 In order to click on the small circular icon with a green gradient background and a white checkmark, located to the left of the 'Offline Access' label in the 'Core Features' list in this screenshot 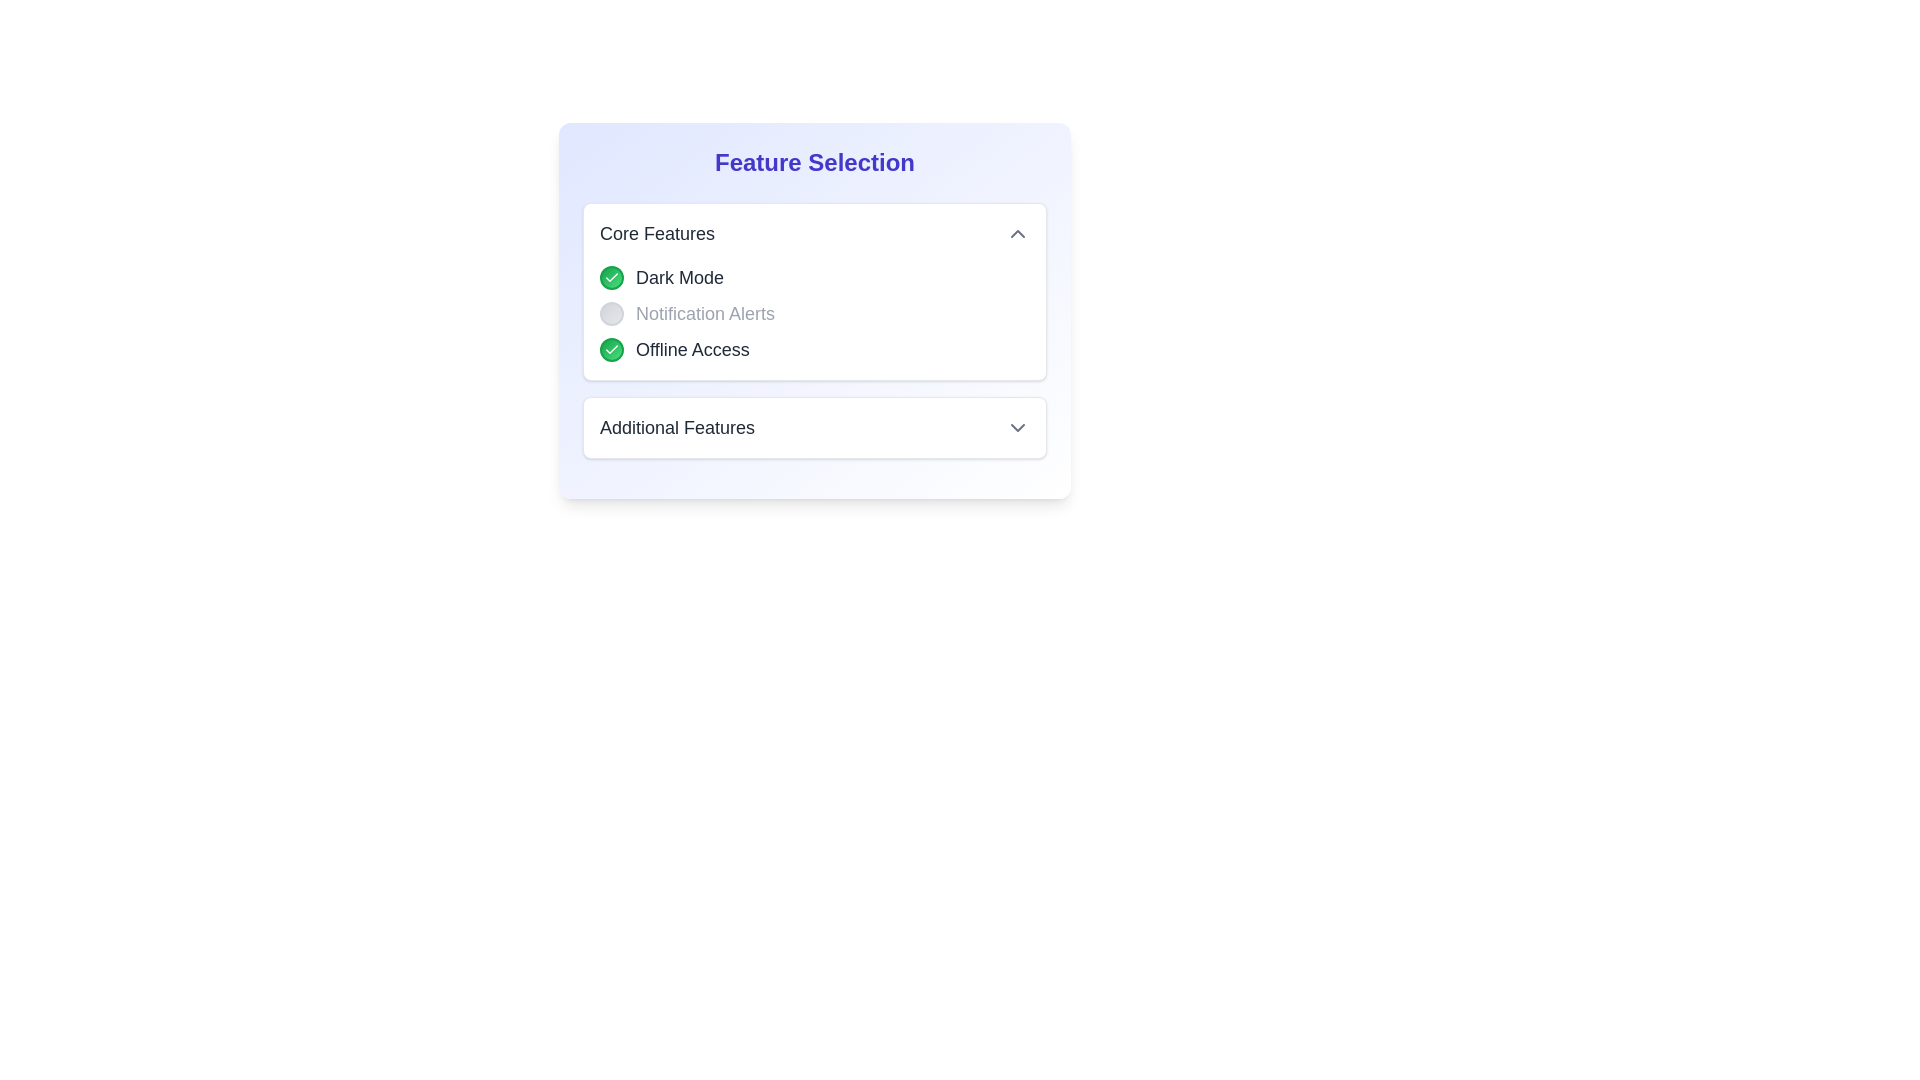, I will do `click(610, 277)`.